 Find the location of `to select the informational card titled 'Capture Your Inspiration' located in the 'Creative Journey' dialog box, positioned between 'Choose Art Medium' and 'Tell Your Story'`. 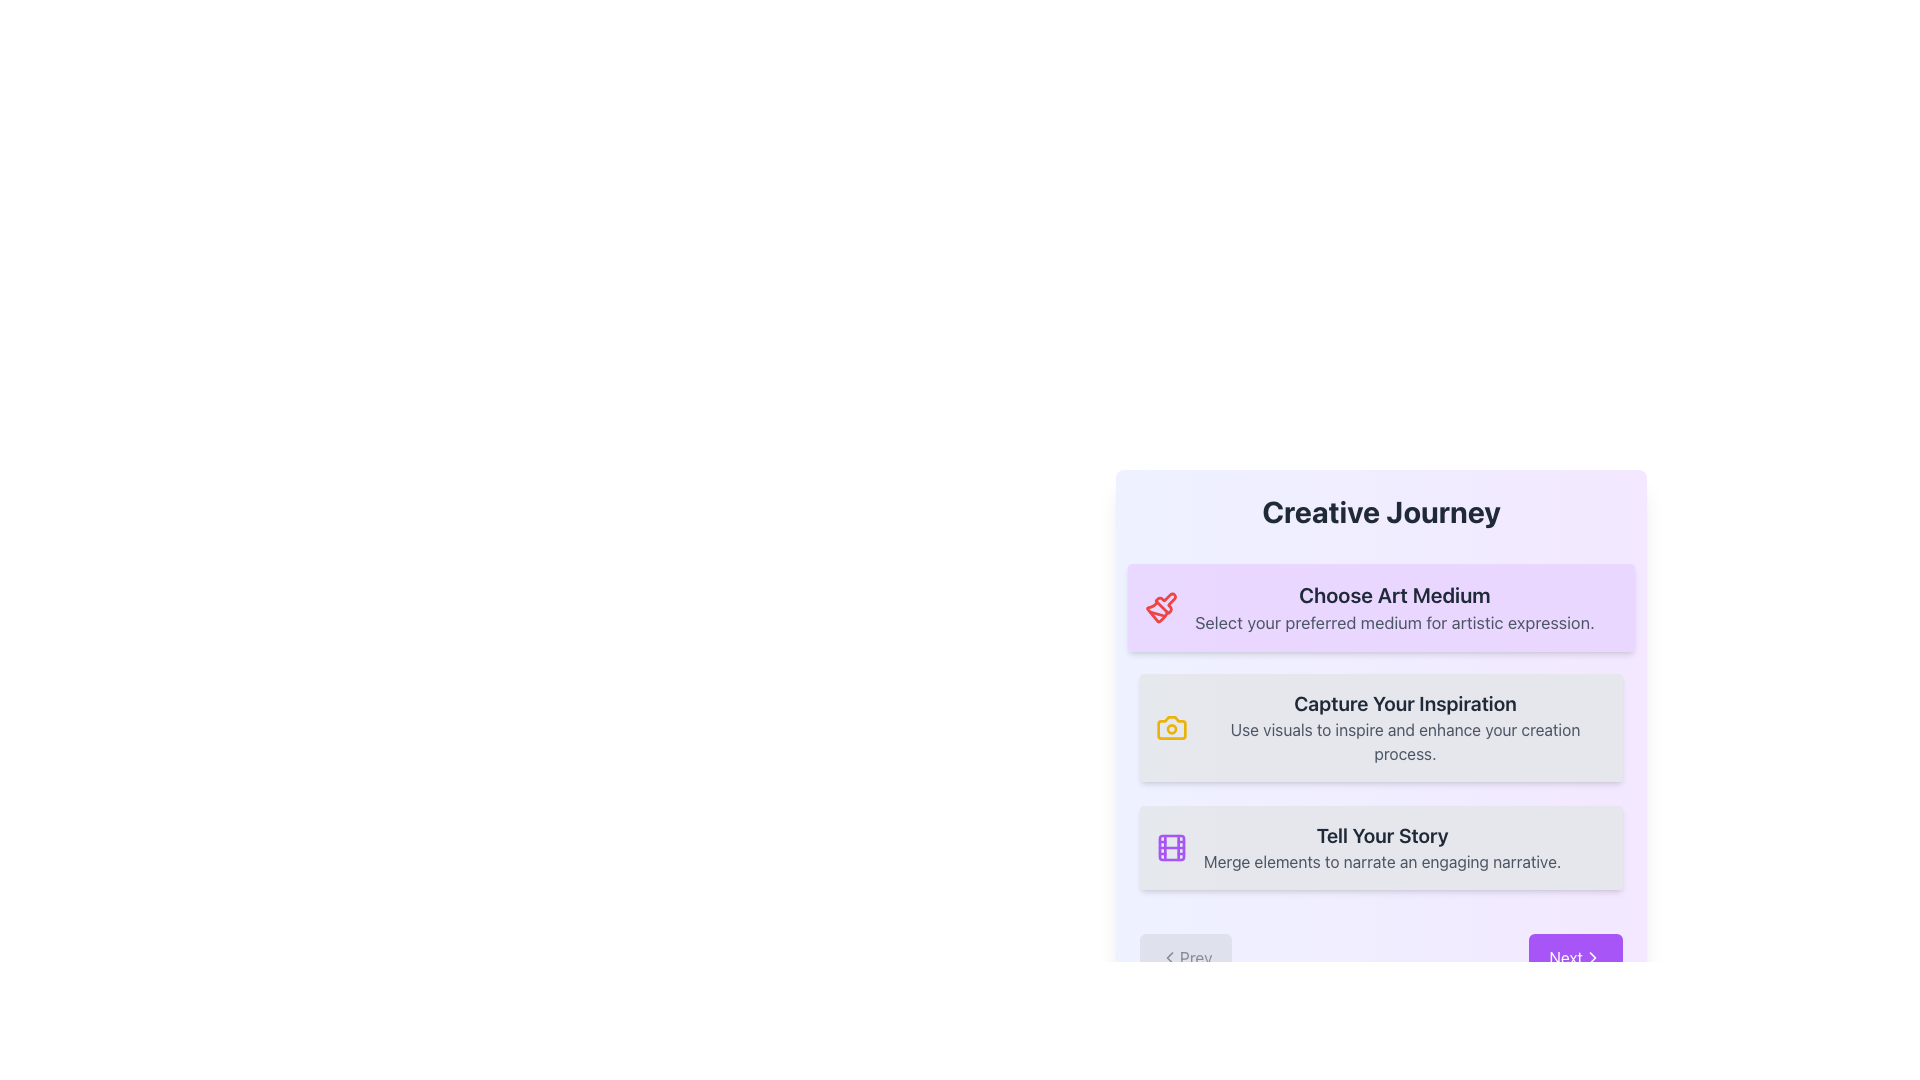

to select the informational card titled 'Capture Your Inspiration' located in the 'Creative Journey' dialog box, positioned between 'Choose Art Medium' and 'Tell Your Story' is located at coordinates (1380, 737).